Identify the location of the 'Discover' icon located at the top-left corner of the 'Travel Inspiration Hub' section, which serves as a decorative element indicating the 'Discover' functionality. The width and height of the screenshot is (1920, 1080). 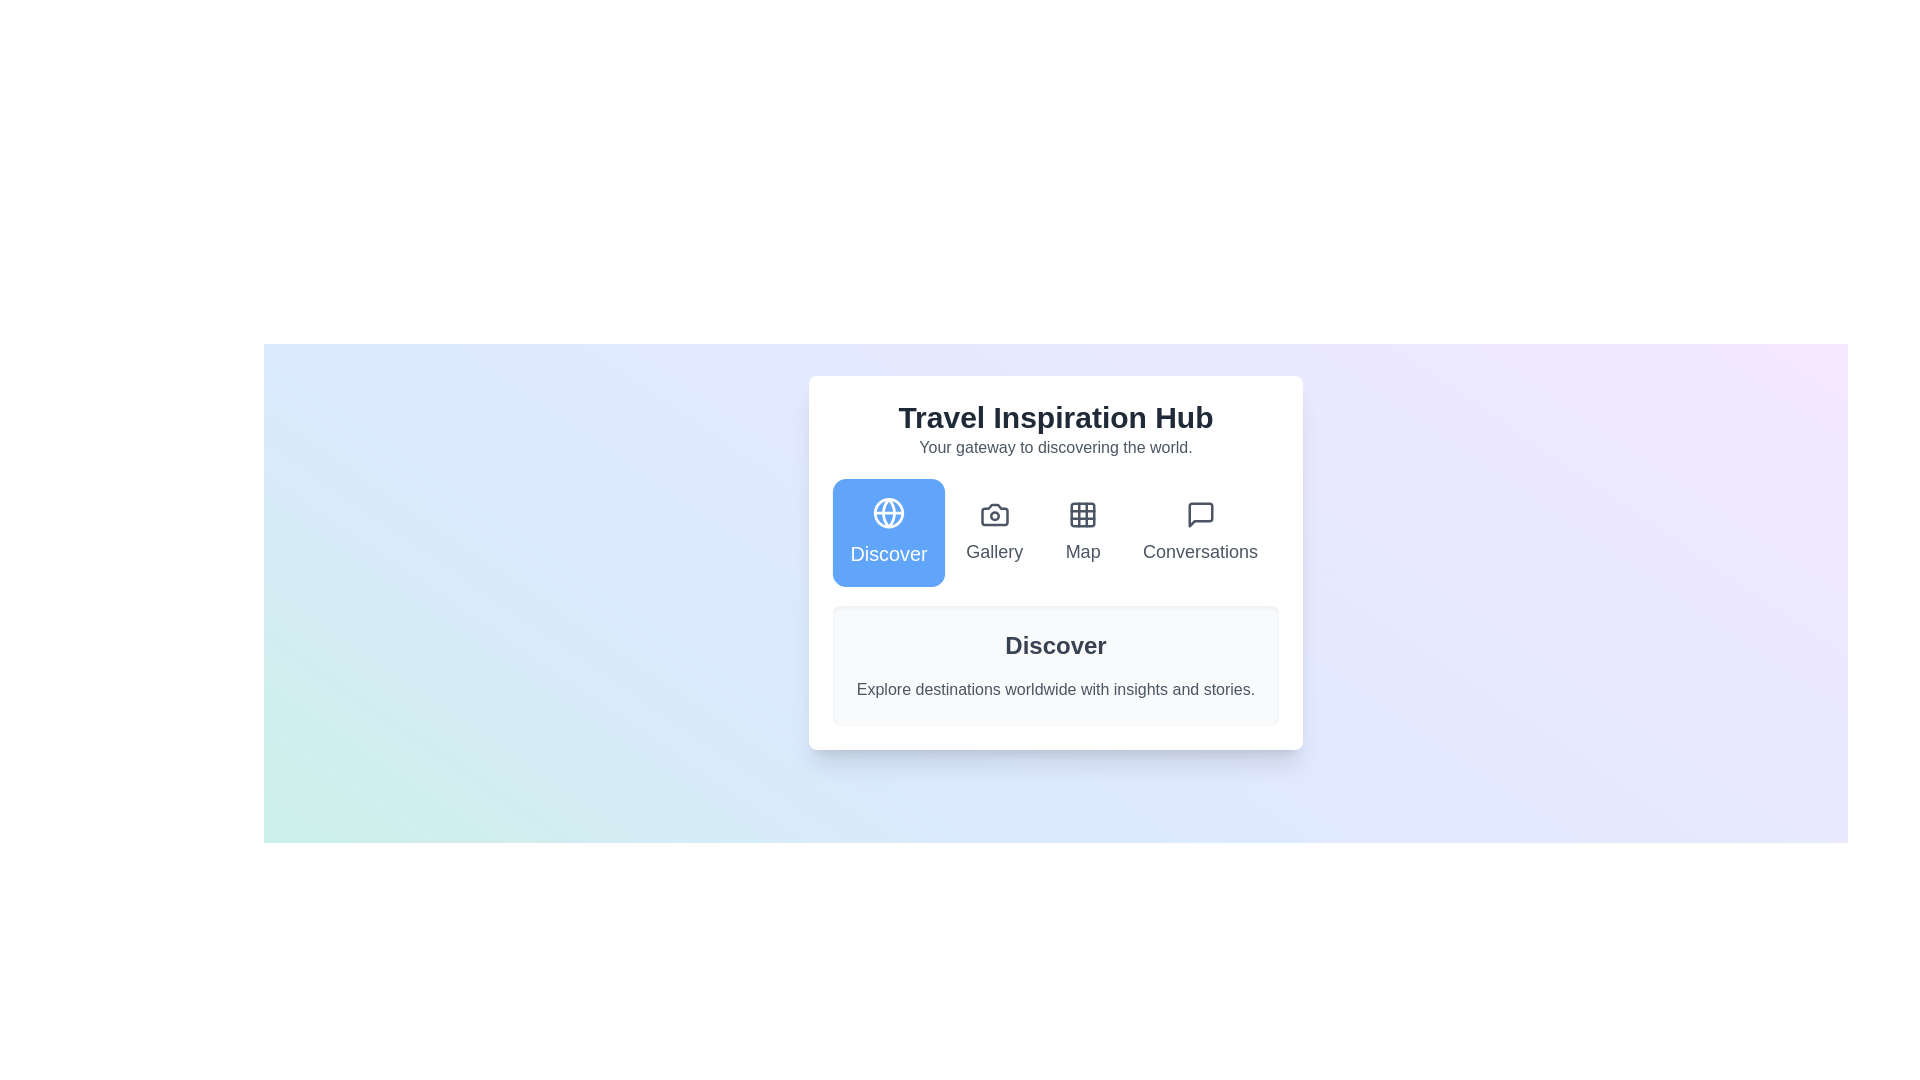
(887, 512).